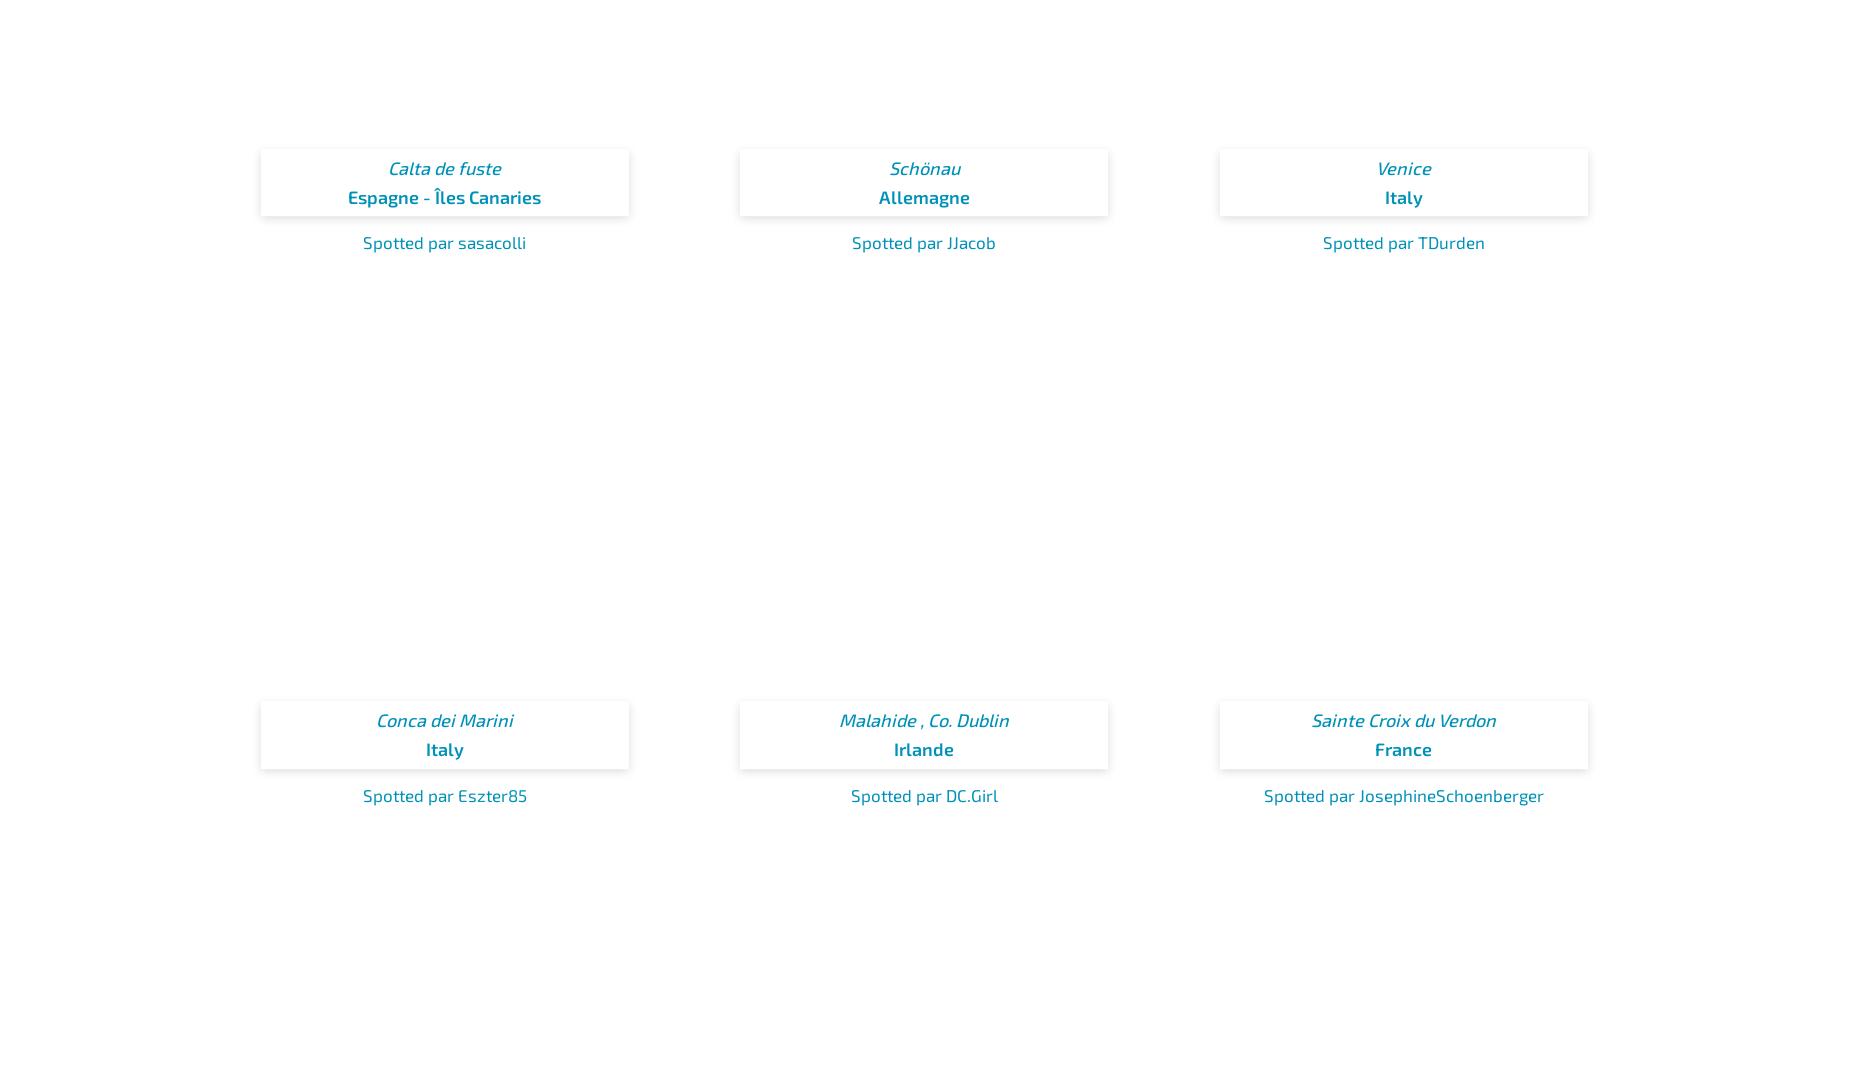 The width and height of the screenshot is (1850, 1074). What do you see at coordinates (878, 196) in the screenshot?
I see `'Allemagne'` at bounding box center [878, 196].